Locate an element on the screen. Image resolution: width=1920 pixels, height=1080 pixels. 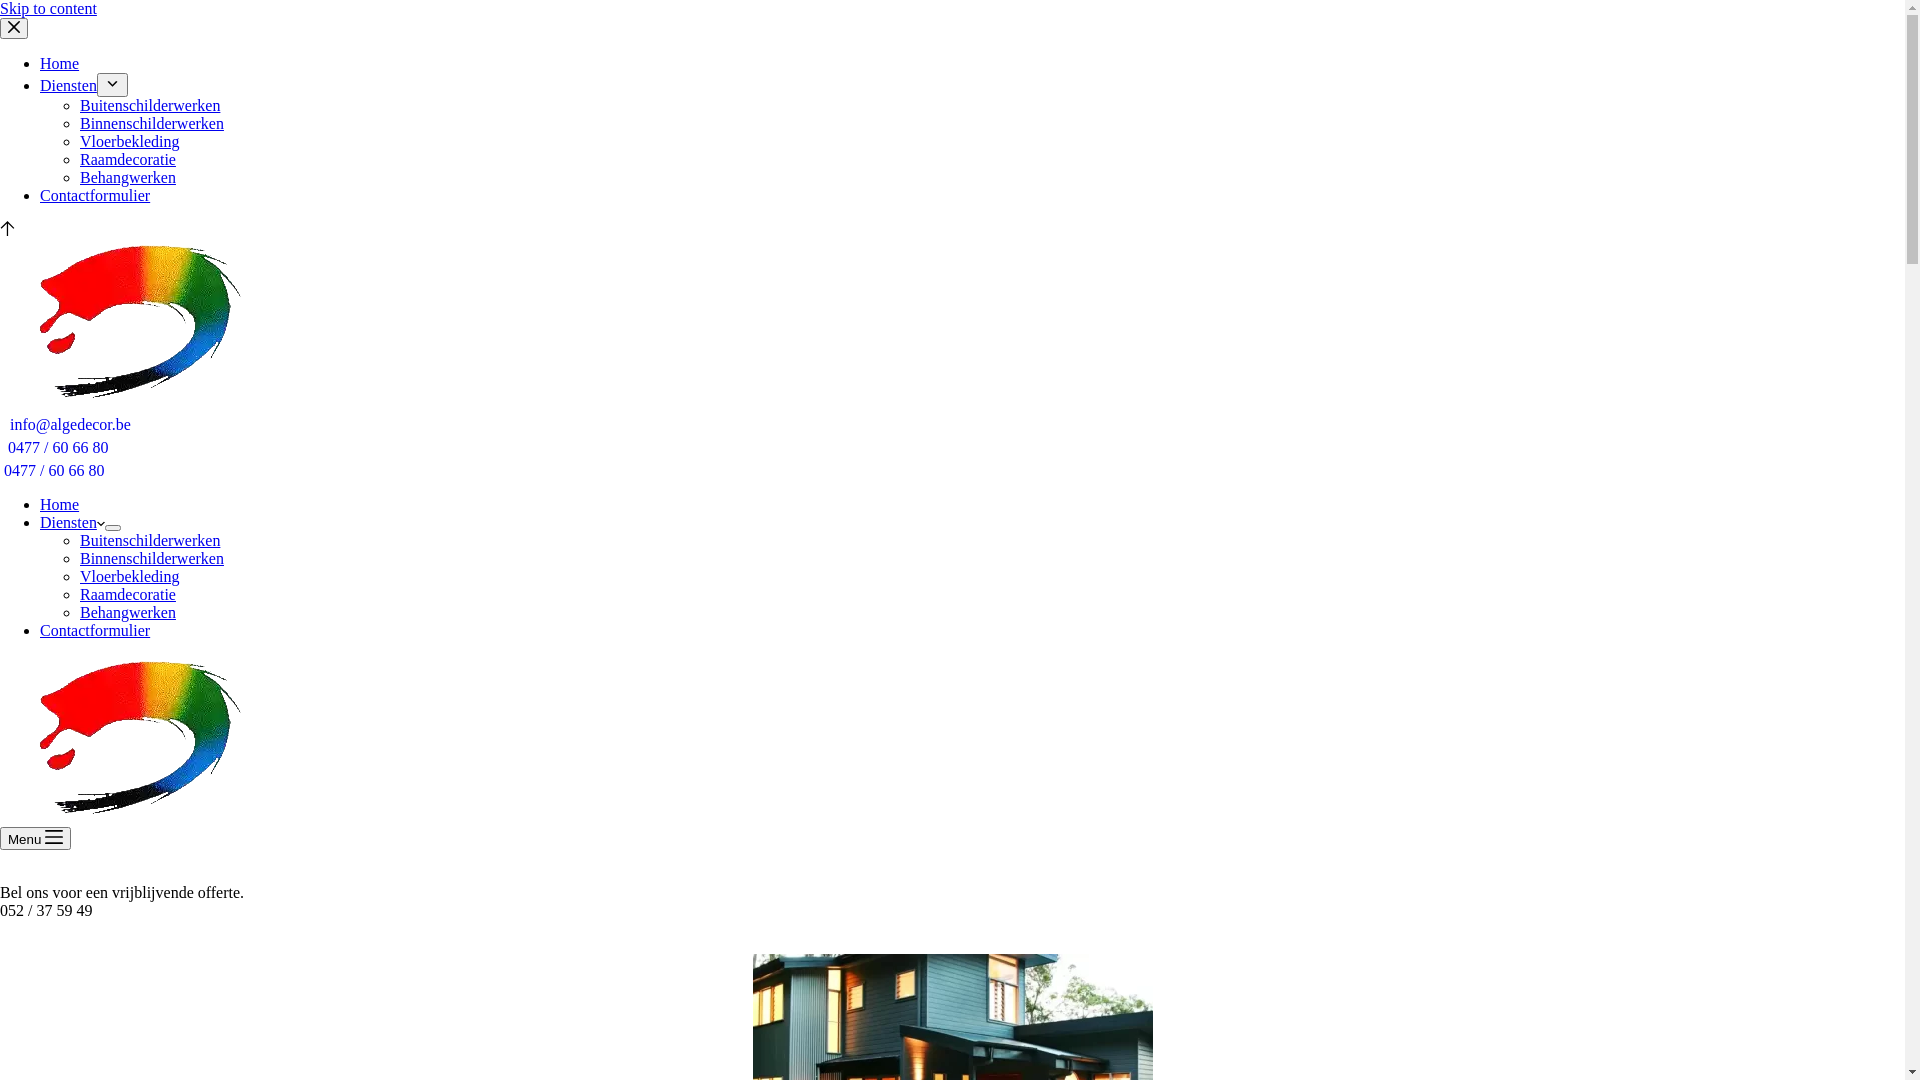
'Buitenschilderwerken' is located at coordinates (148, 540).